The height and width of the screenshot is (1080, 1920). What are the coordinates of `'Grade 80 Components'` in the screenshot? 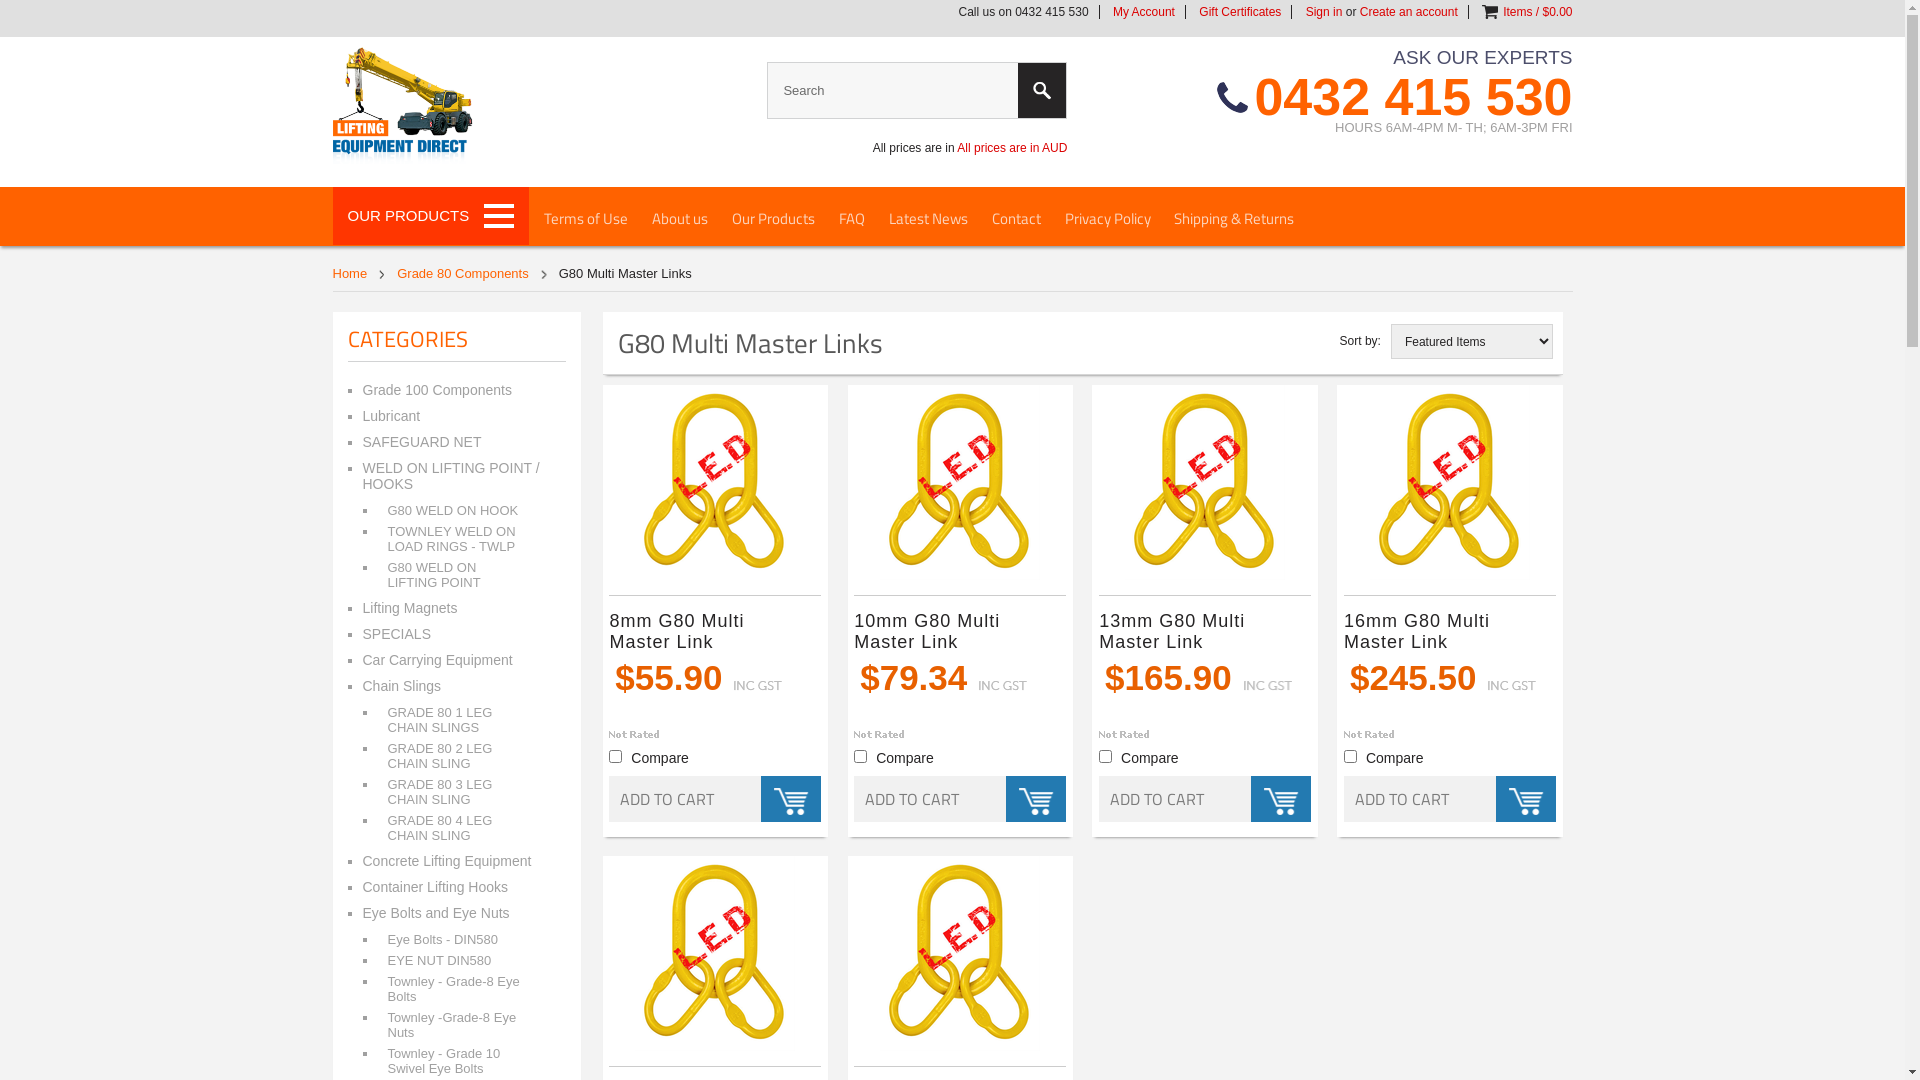 It's located at (470, 273).